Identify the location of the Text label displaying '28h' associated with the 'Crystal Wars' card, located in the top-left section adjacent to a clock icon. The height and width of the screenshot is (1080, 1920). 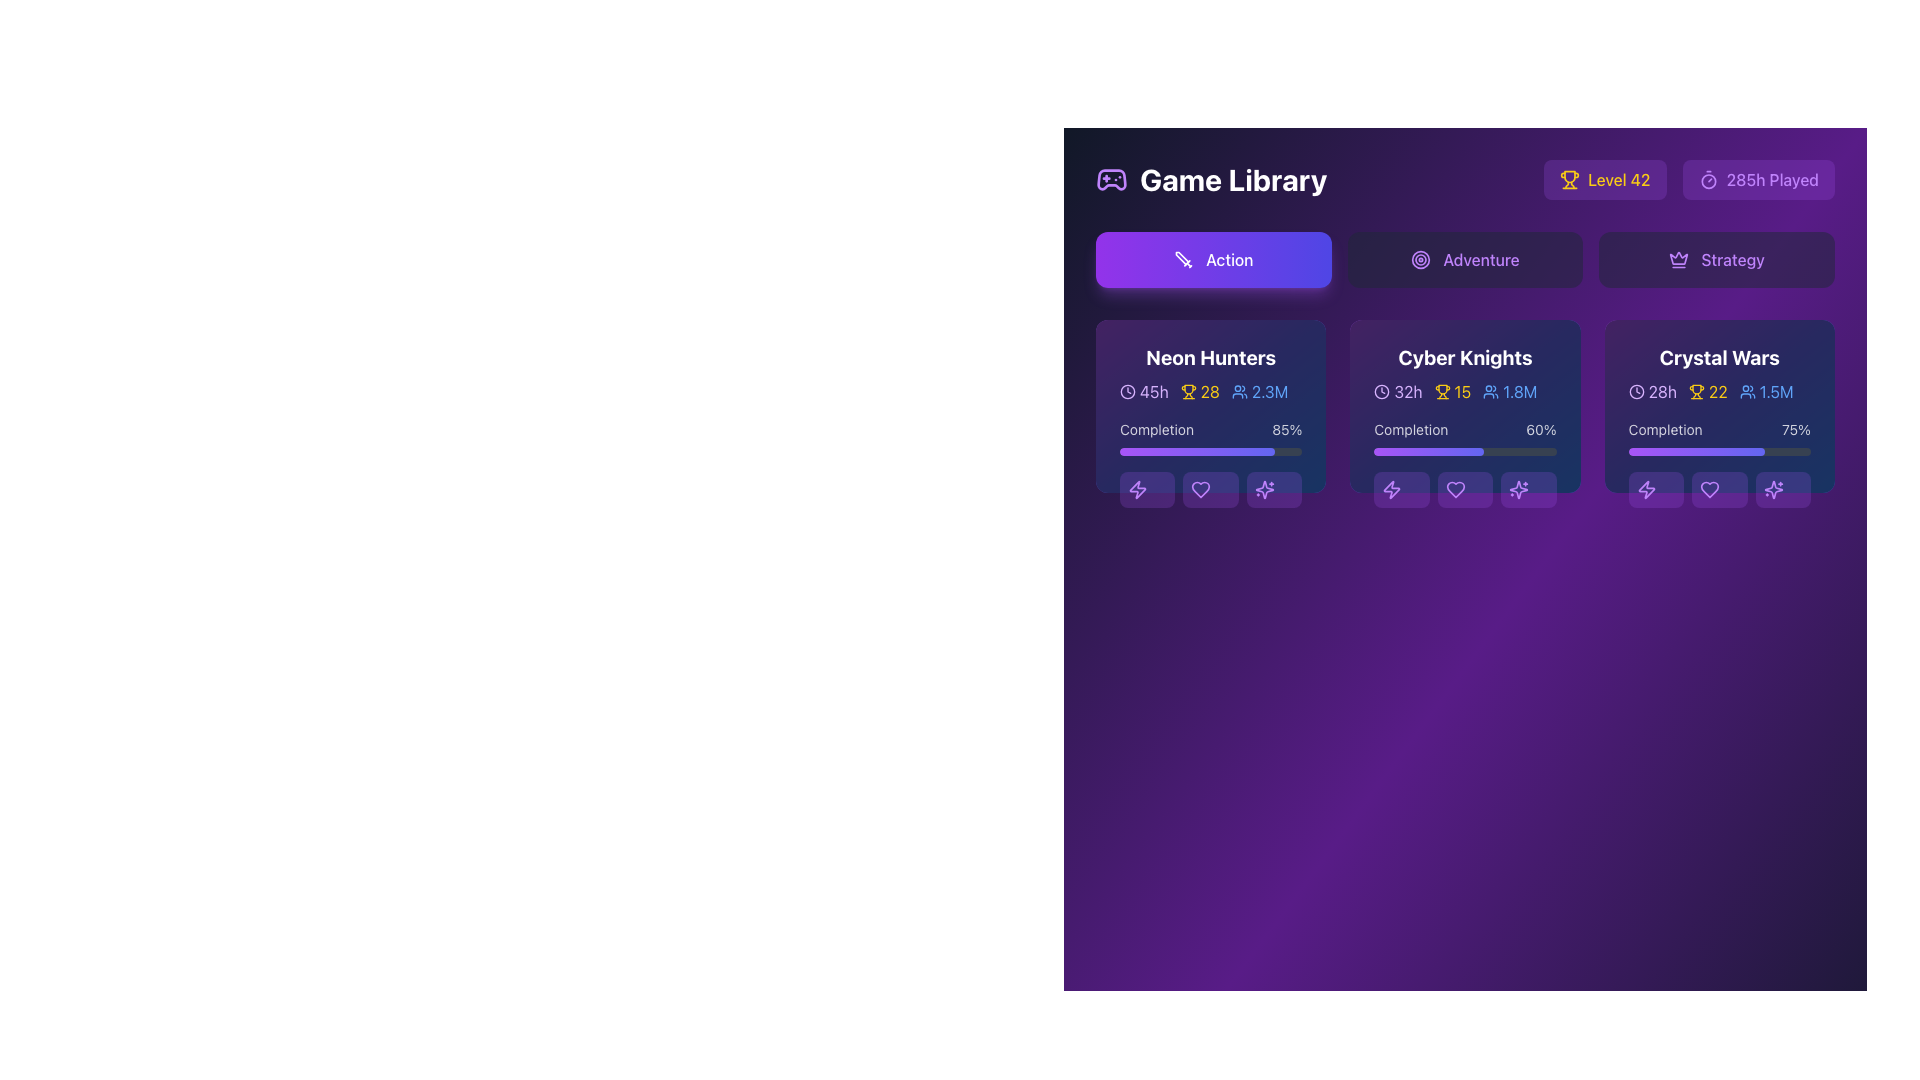
(1662, 392).